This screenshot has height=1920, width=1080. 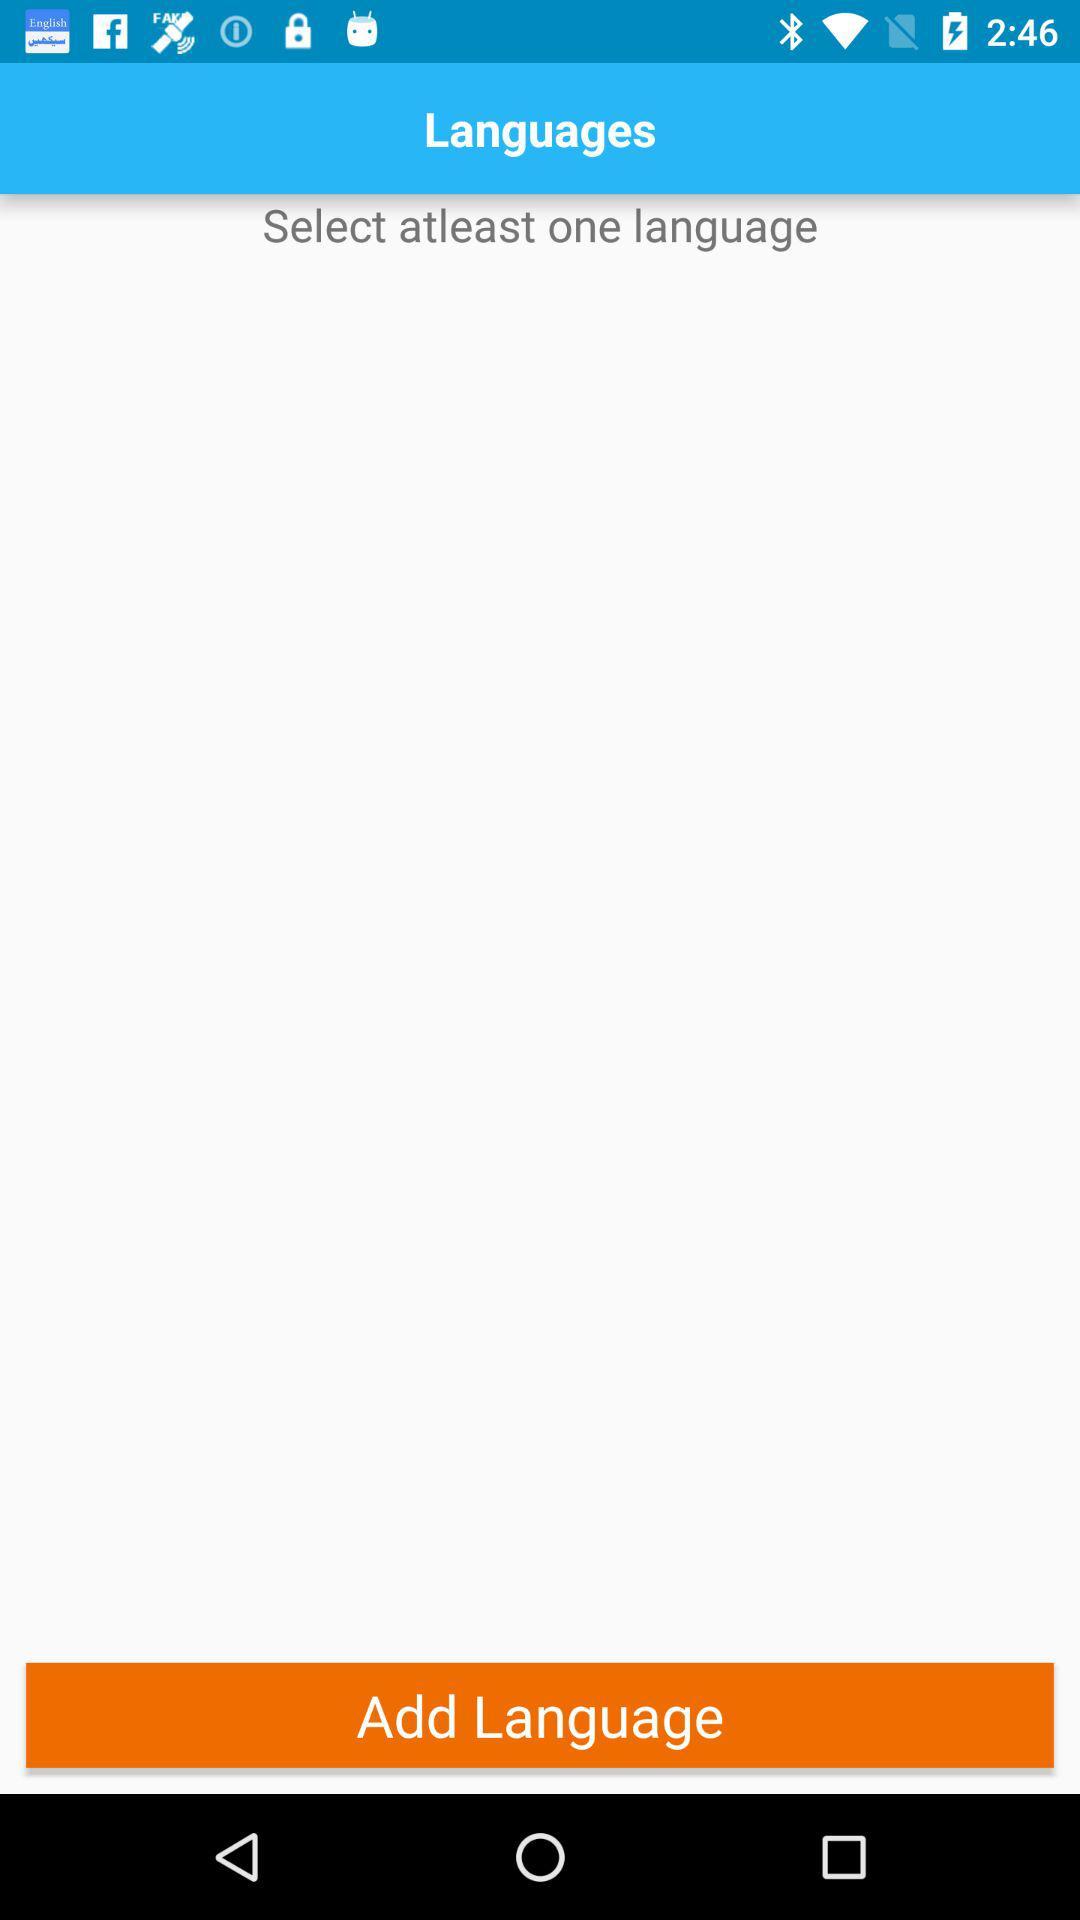 I want to click on the add language button, so click(x=540, y=1714).